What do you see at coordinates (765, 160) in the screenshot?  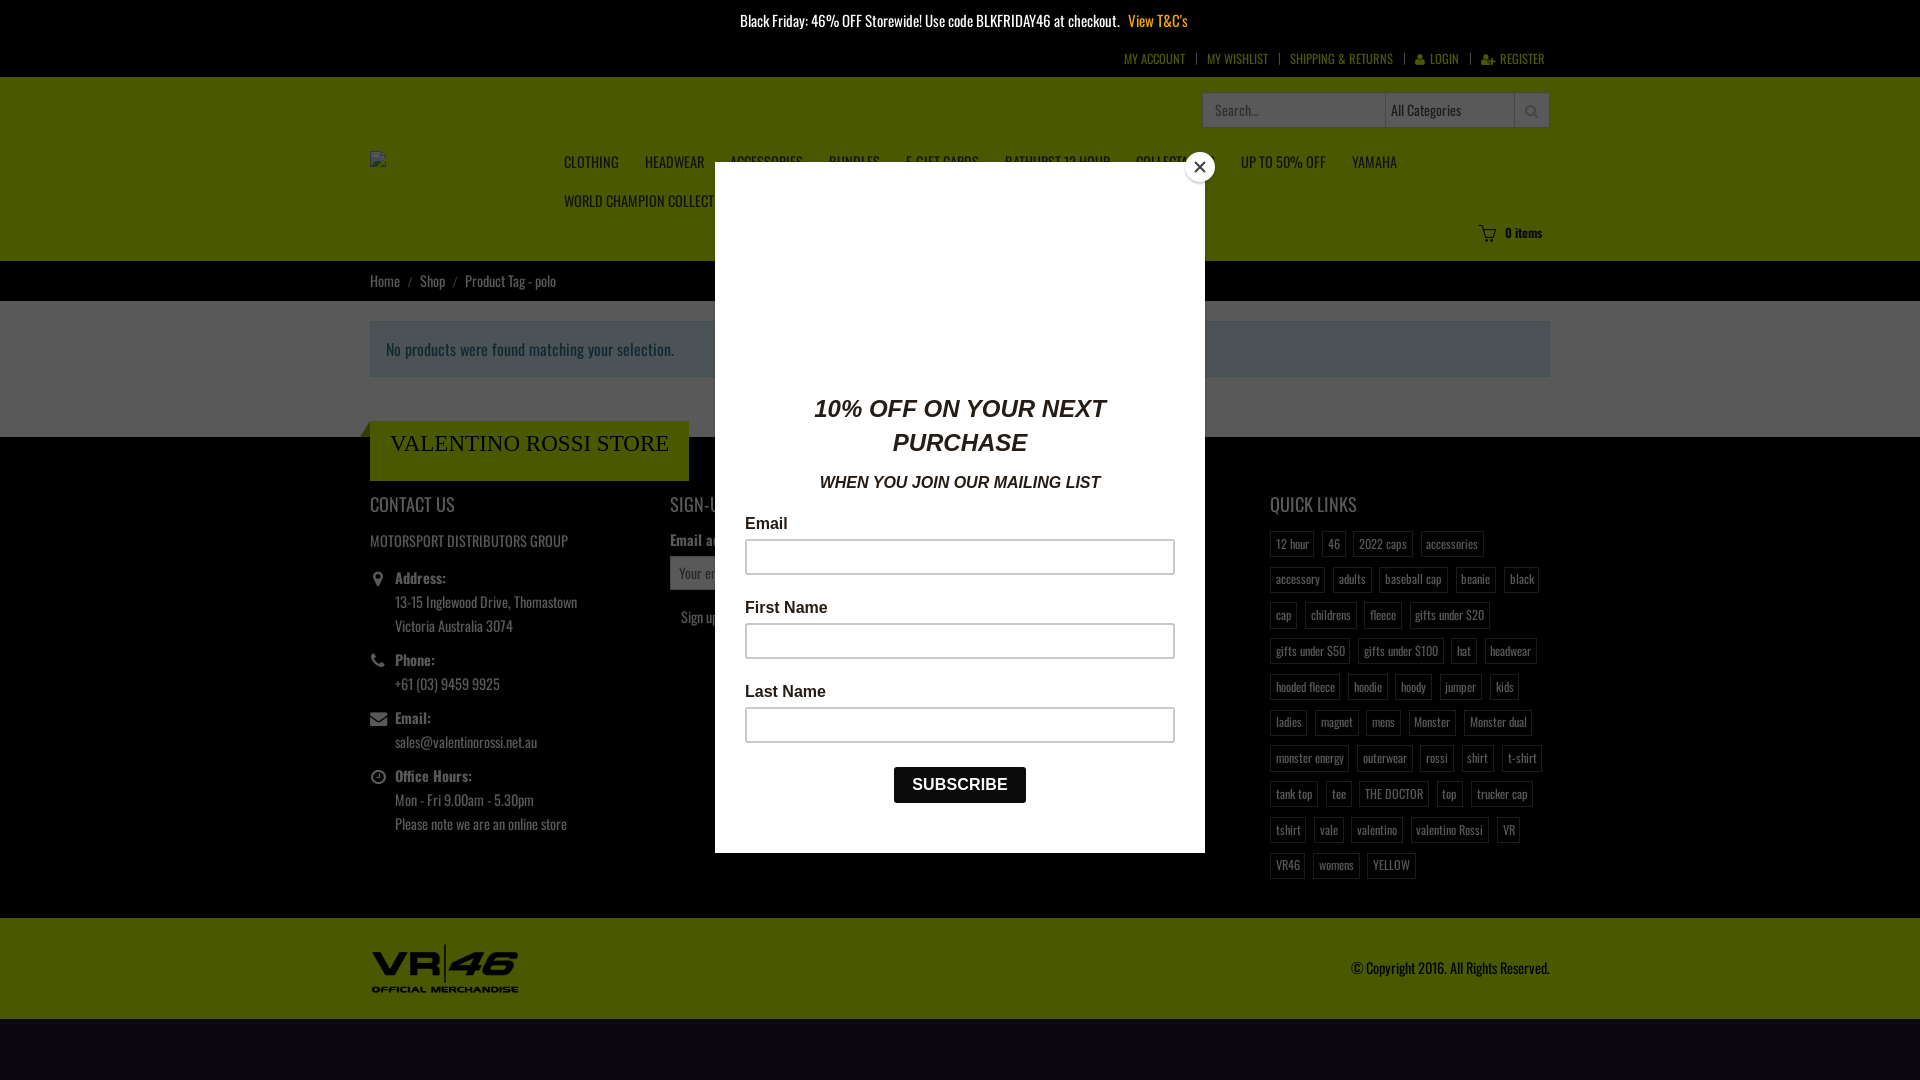 I see `'ACCESSORIES'` at bounding box center [765, 160].